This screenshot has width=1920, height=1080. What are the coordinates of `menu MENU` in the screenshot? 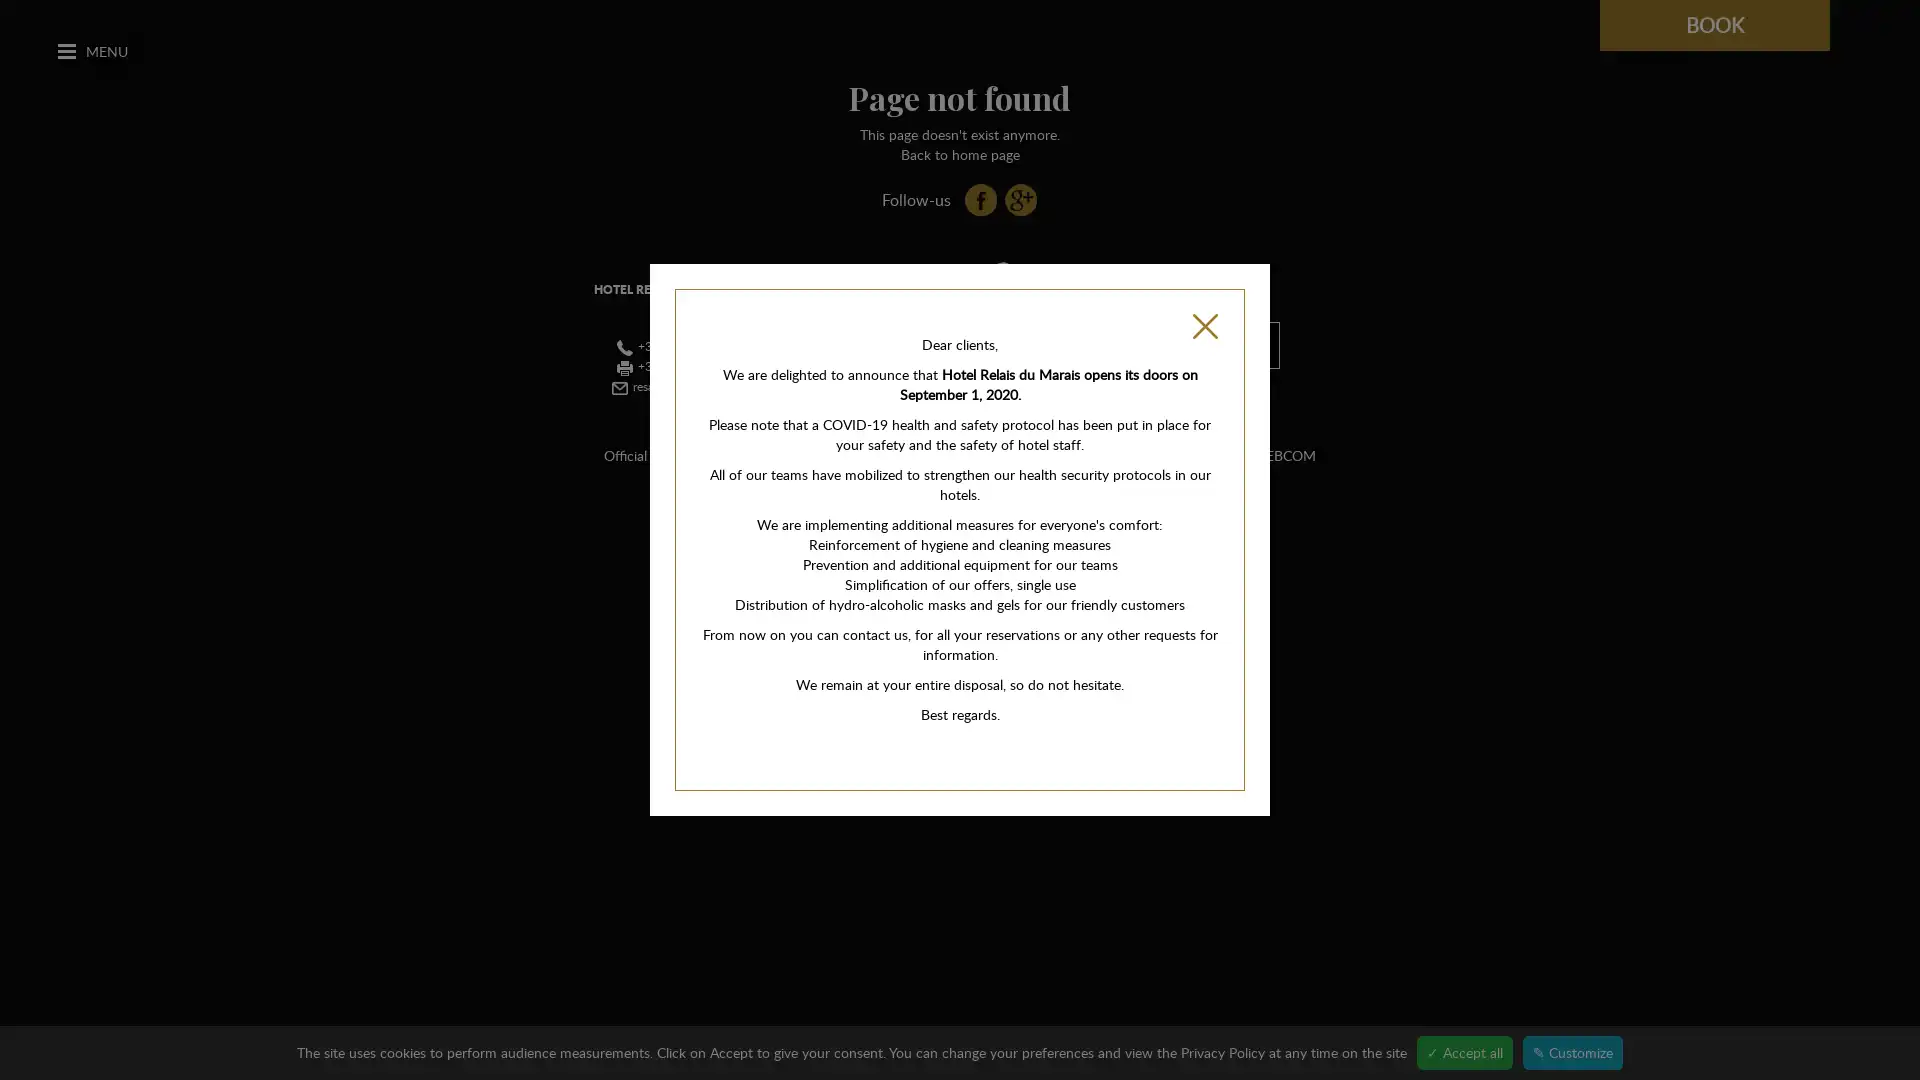 It's located at (91, 49).